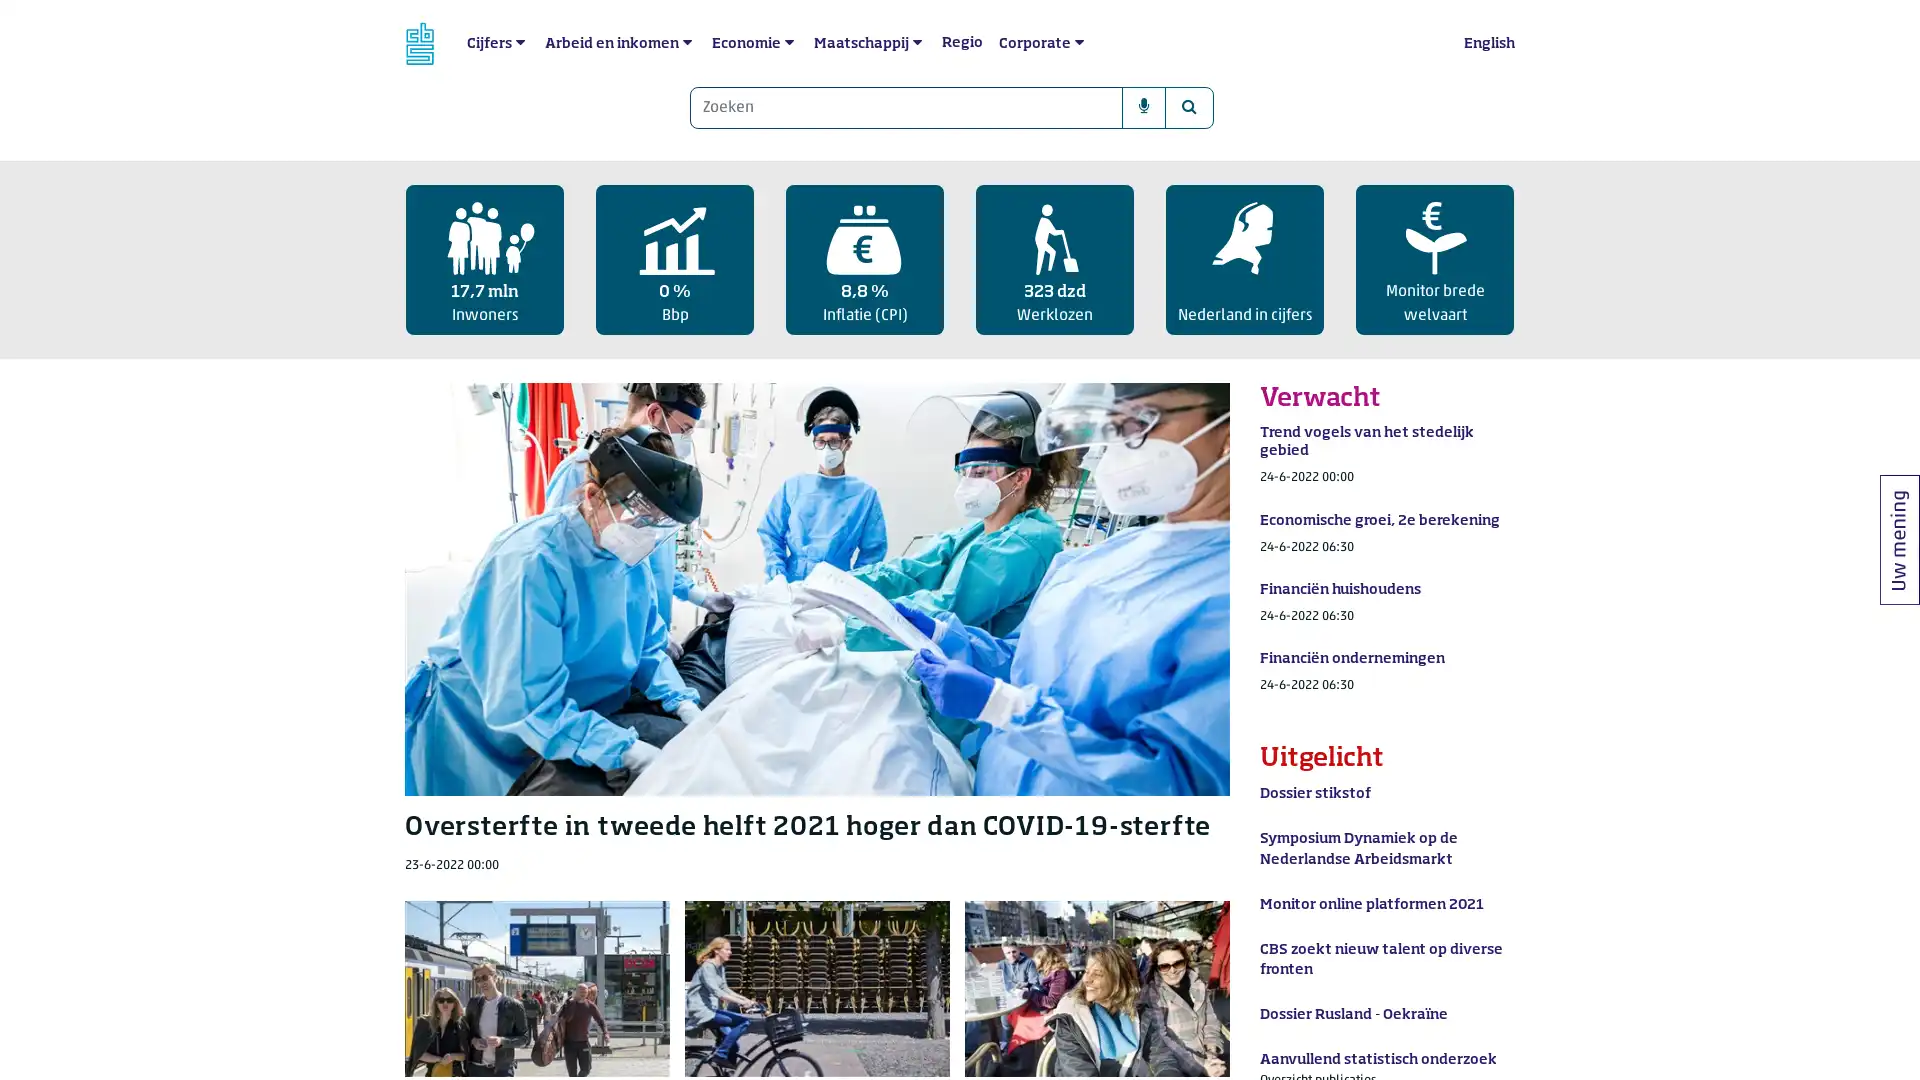 The height and width of the screenshot is (1080, 1920). Describe the element at coordinates (1189, 108) in the screenshot. I see `Zoeken` at that location.